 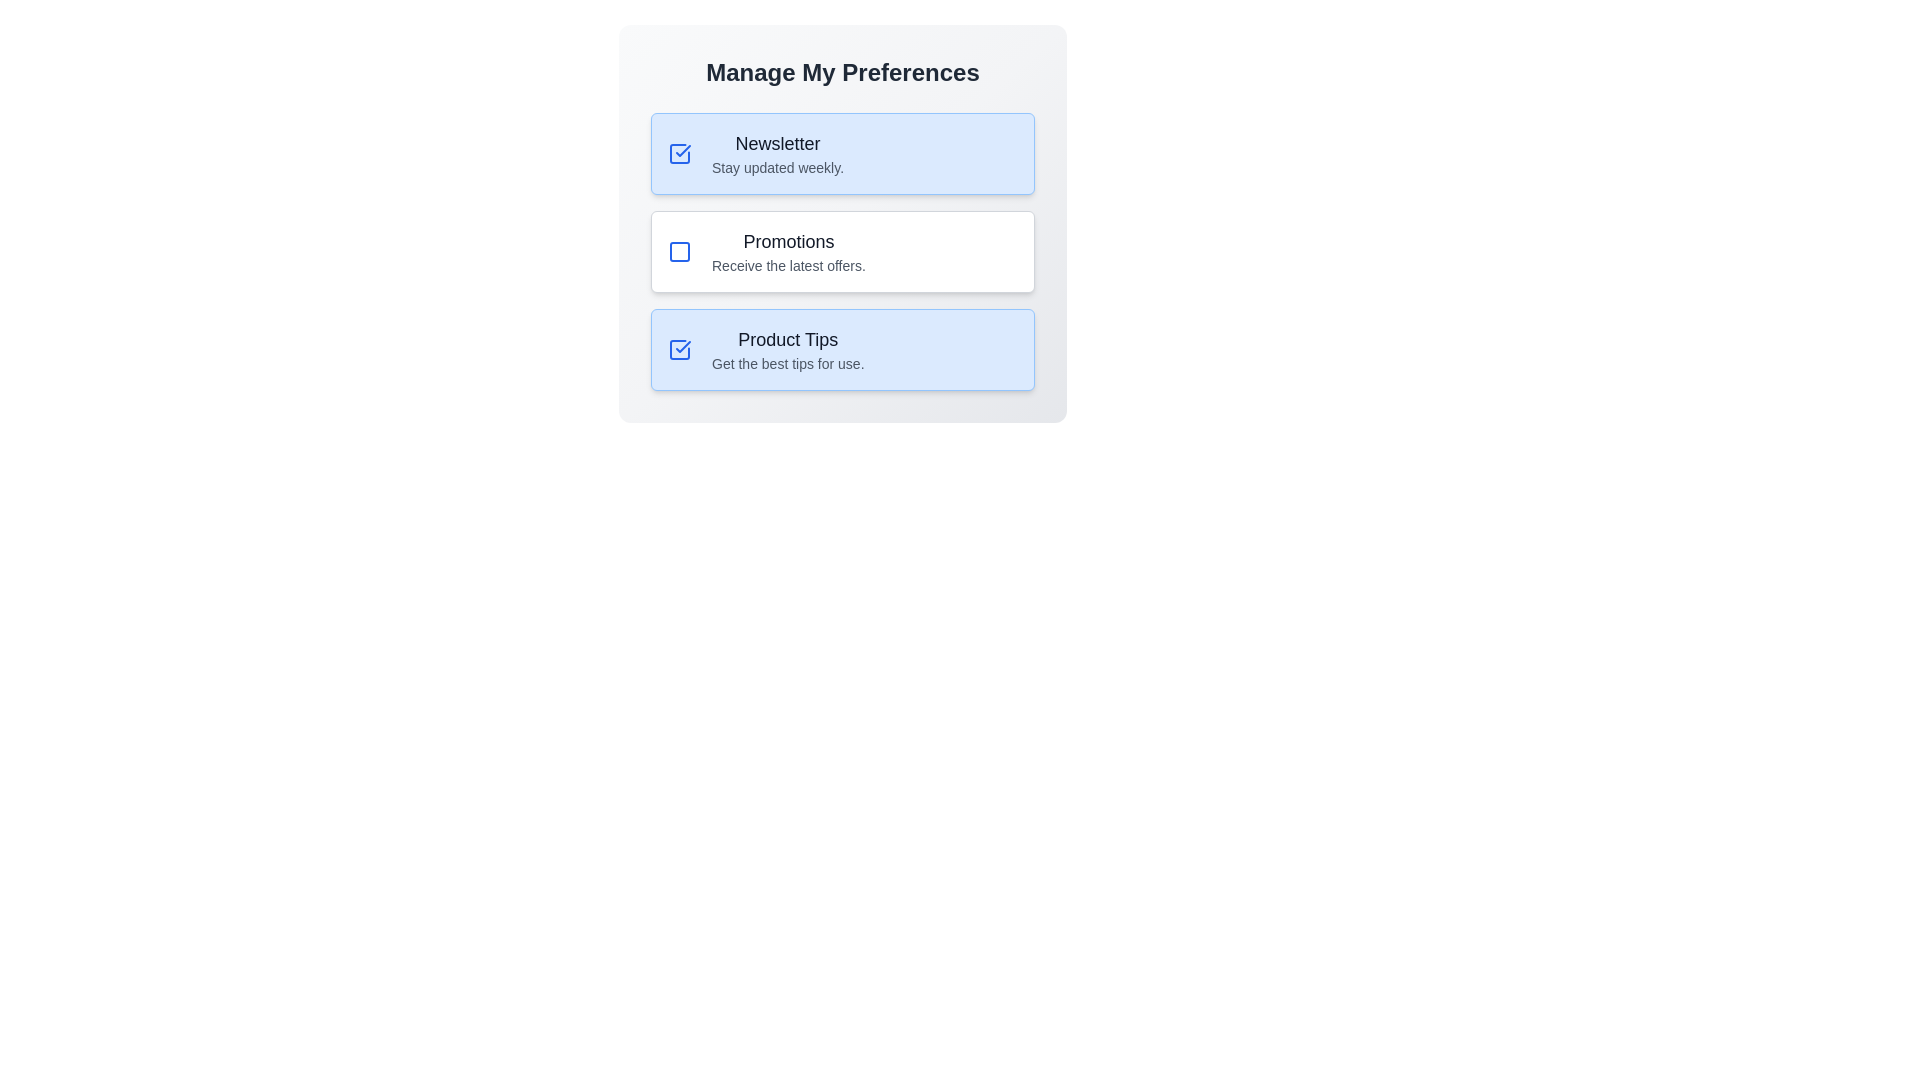 I want to click on the checkmark symbol indicating the 'checked' state of the 'Product Tips' checkbox, which is located at the bottom of the list of options, so click(x=683, y=346).